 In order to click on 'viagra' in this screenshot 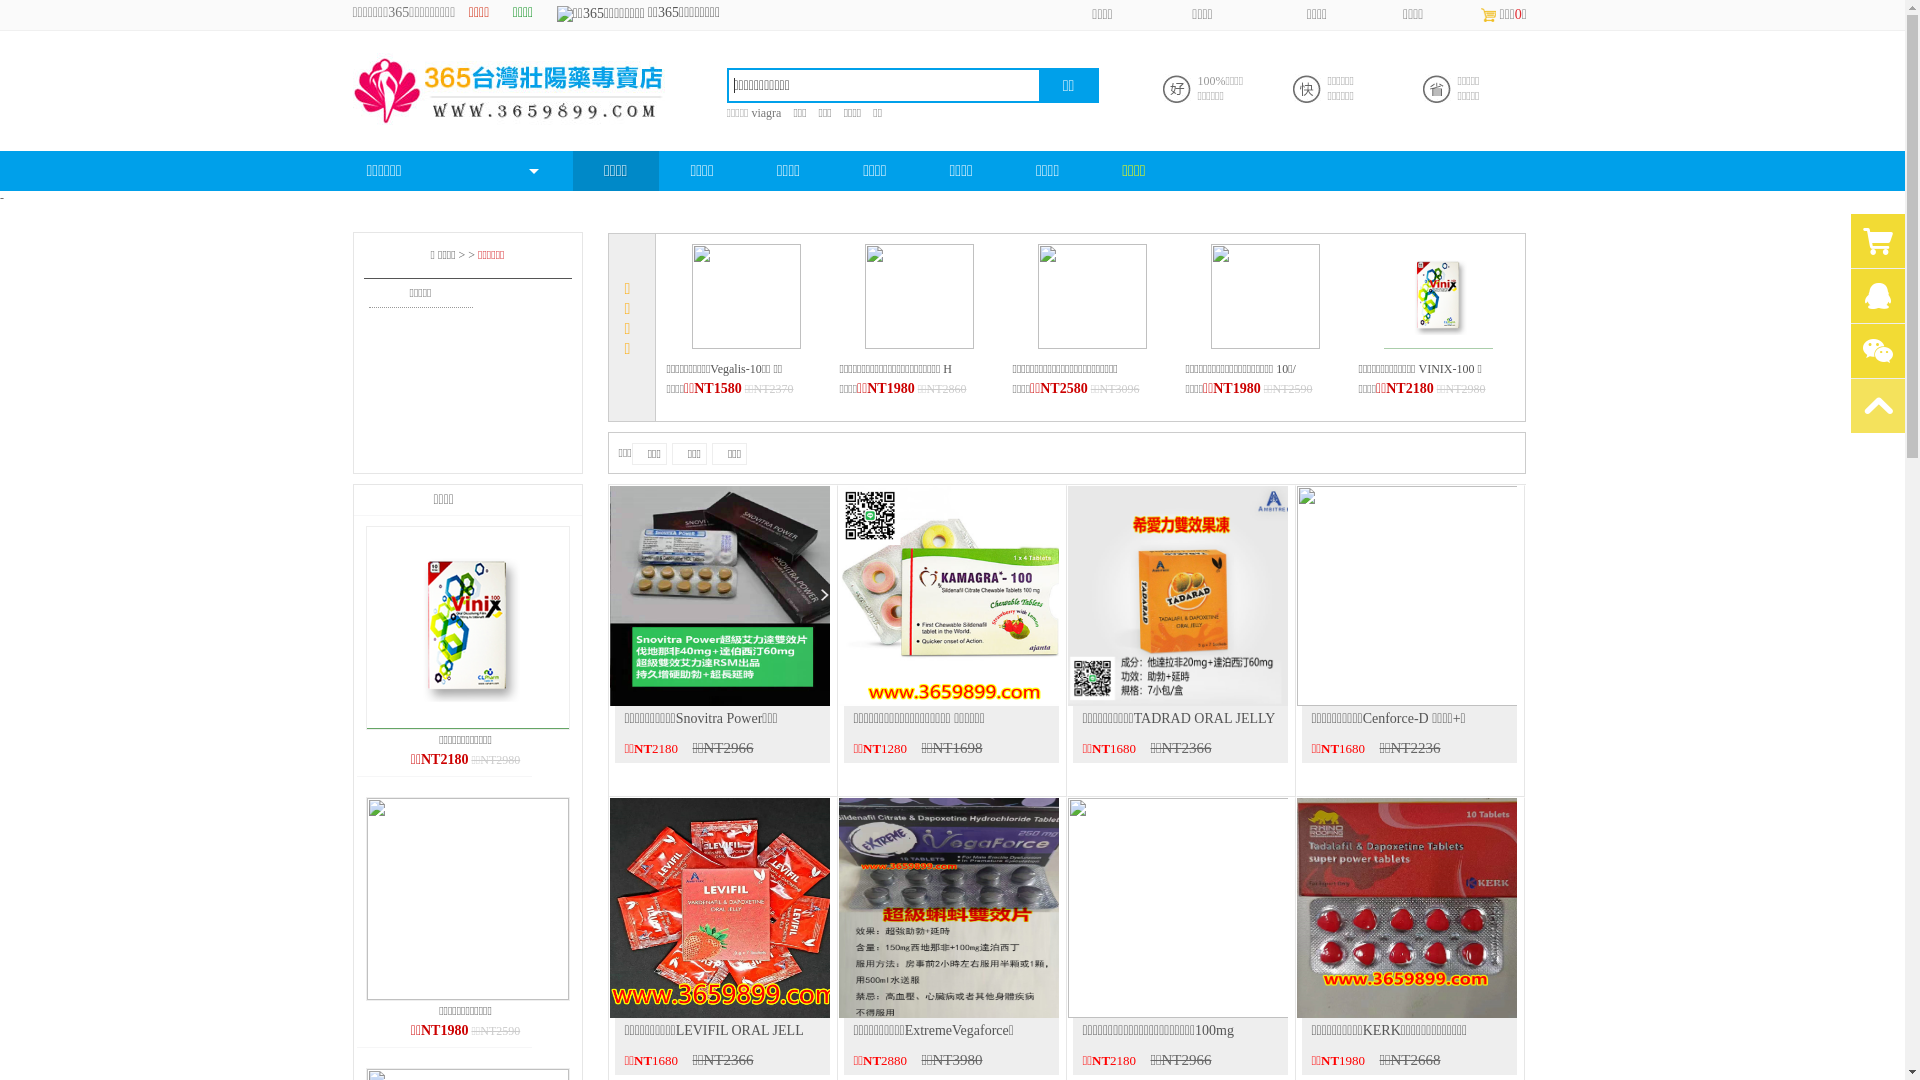, I will do `click(749, 112)`.